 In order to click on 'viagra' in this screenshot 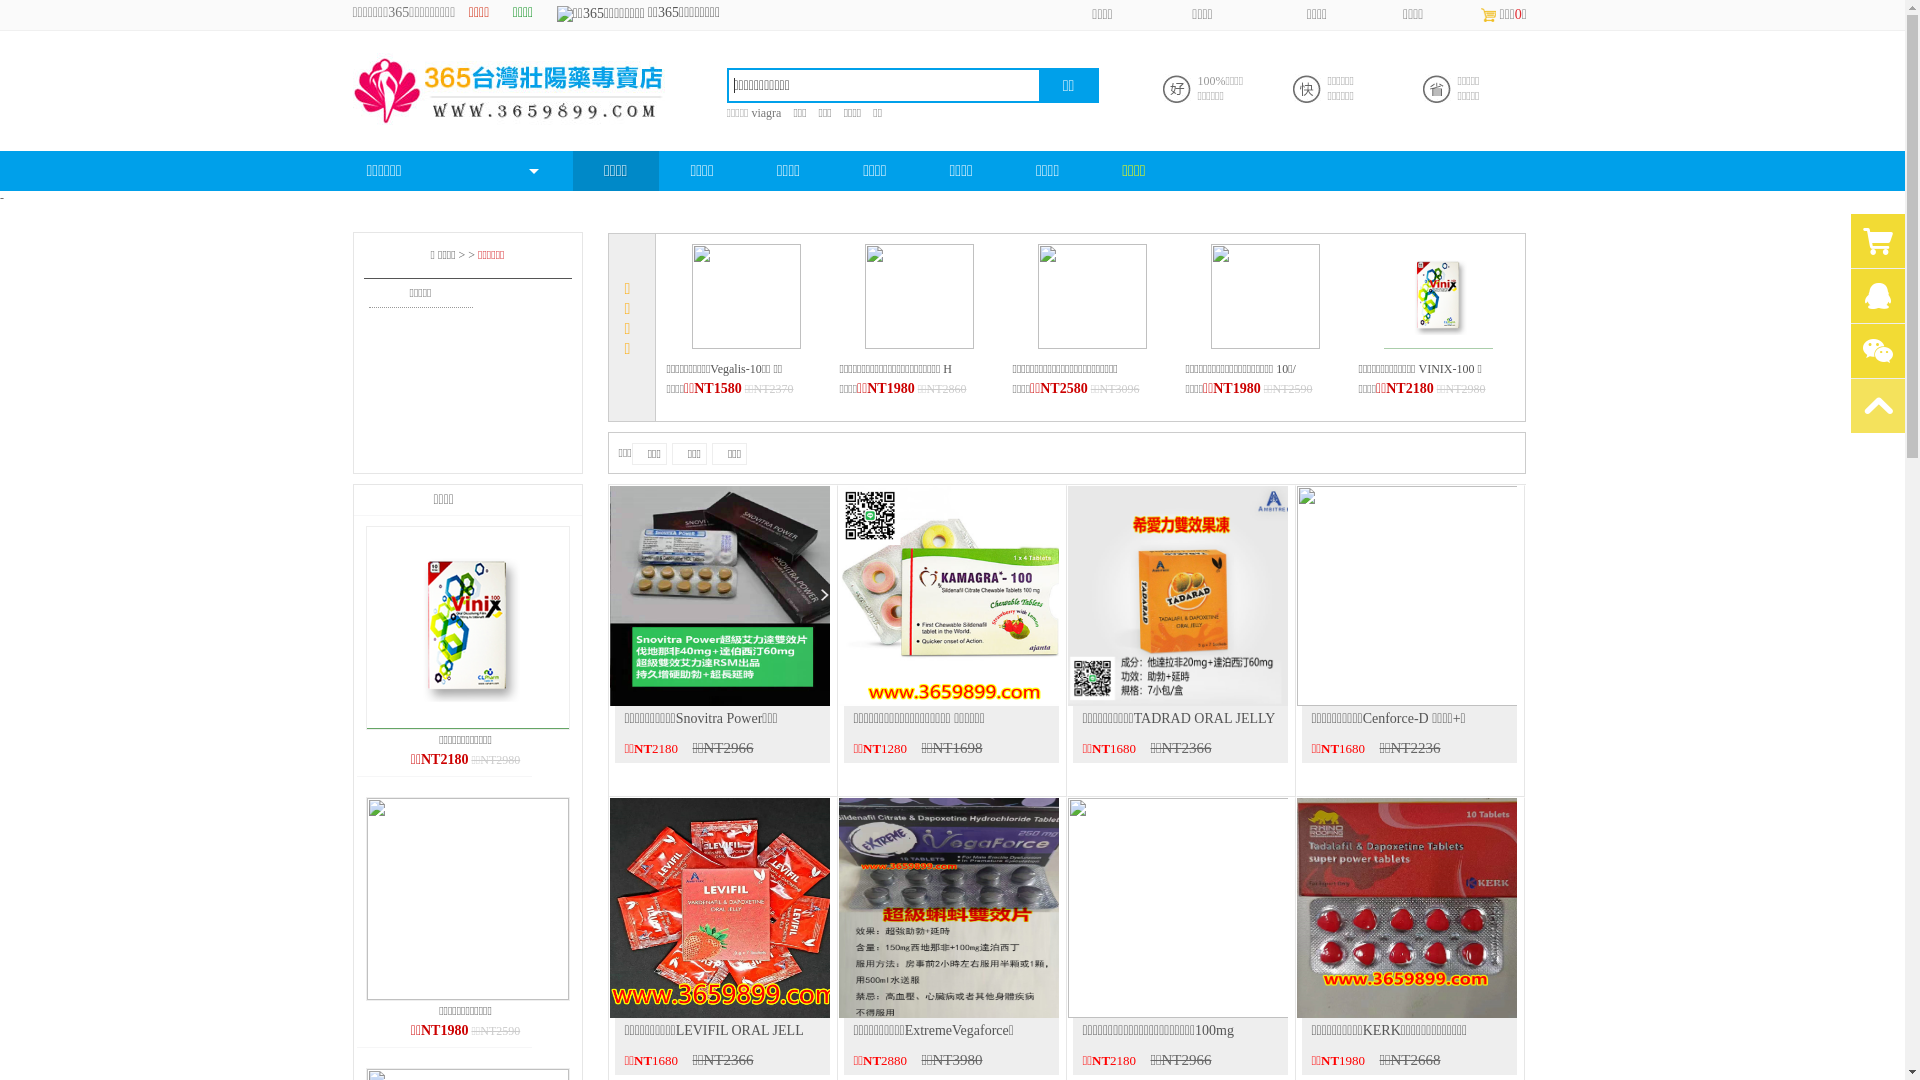, I will do `click(749, 112)`.